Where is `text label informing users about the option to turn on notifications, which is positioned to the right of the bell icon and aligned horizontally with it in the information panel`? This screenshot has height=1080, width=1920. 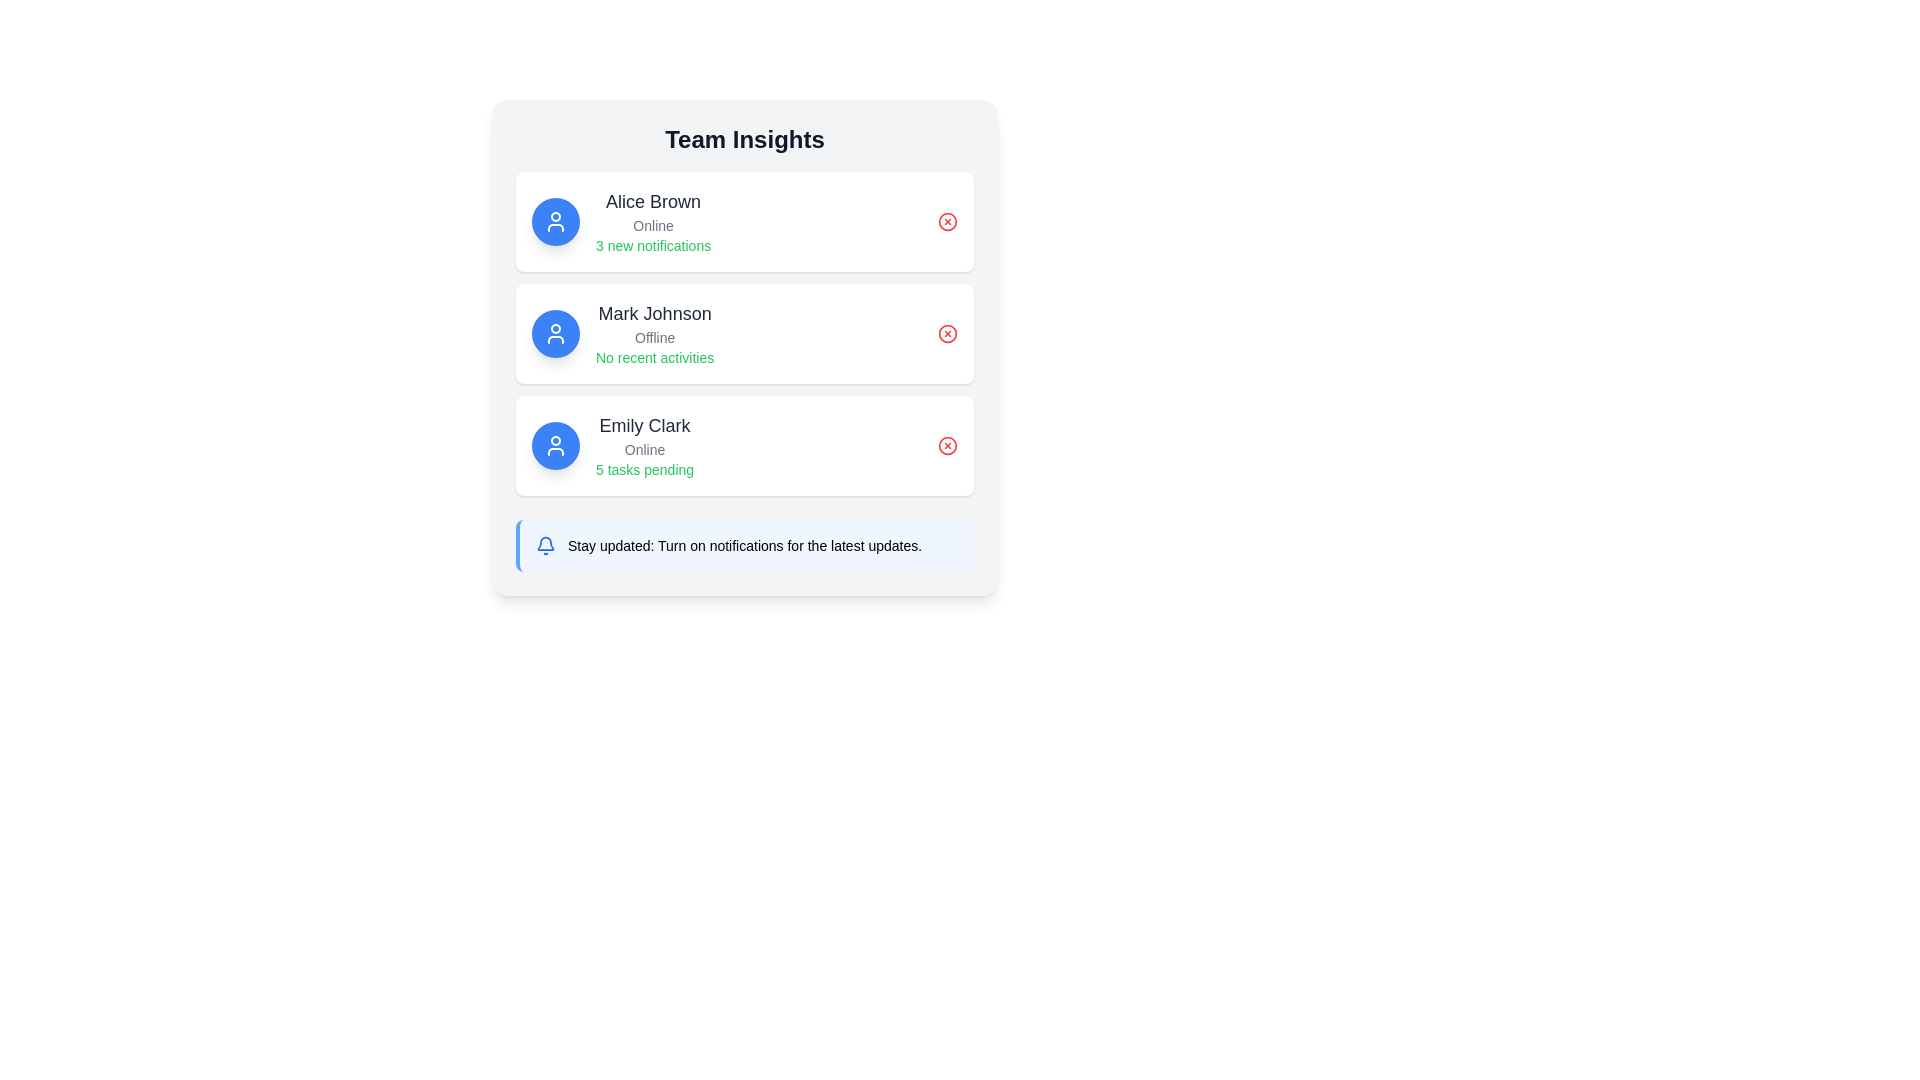
text label informing users about the option to turn on notifications, which is positioned to the right of the bell icon and aligned horizontally with it in the information panel is located at coordinates (744, 546).